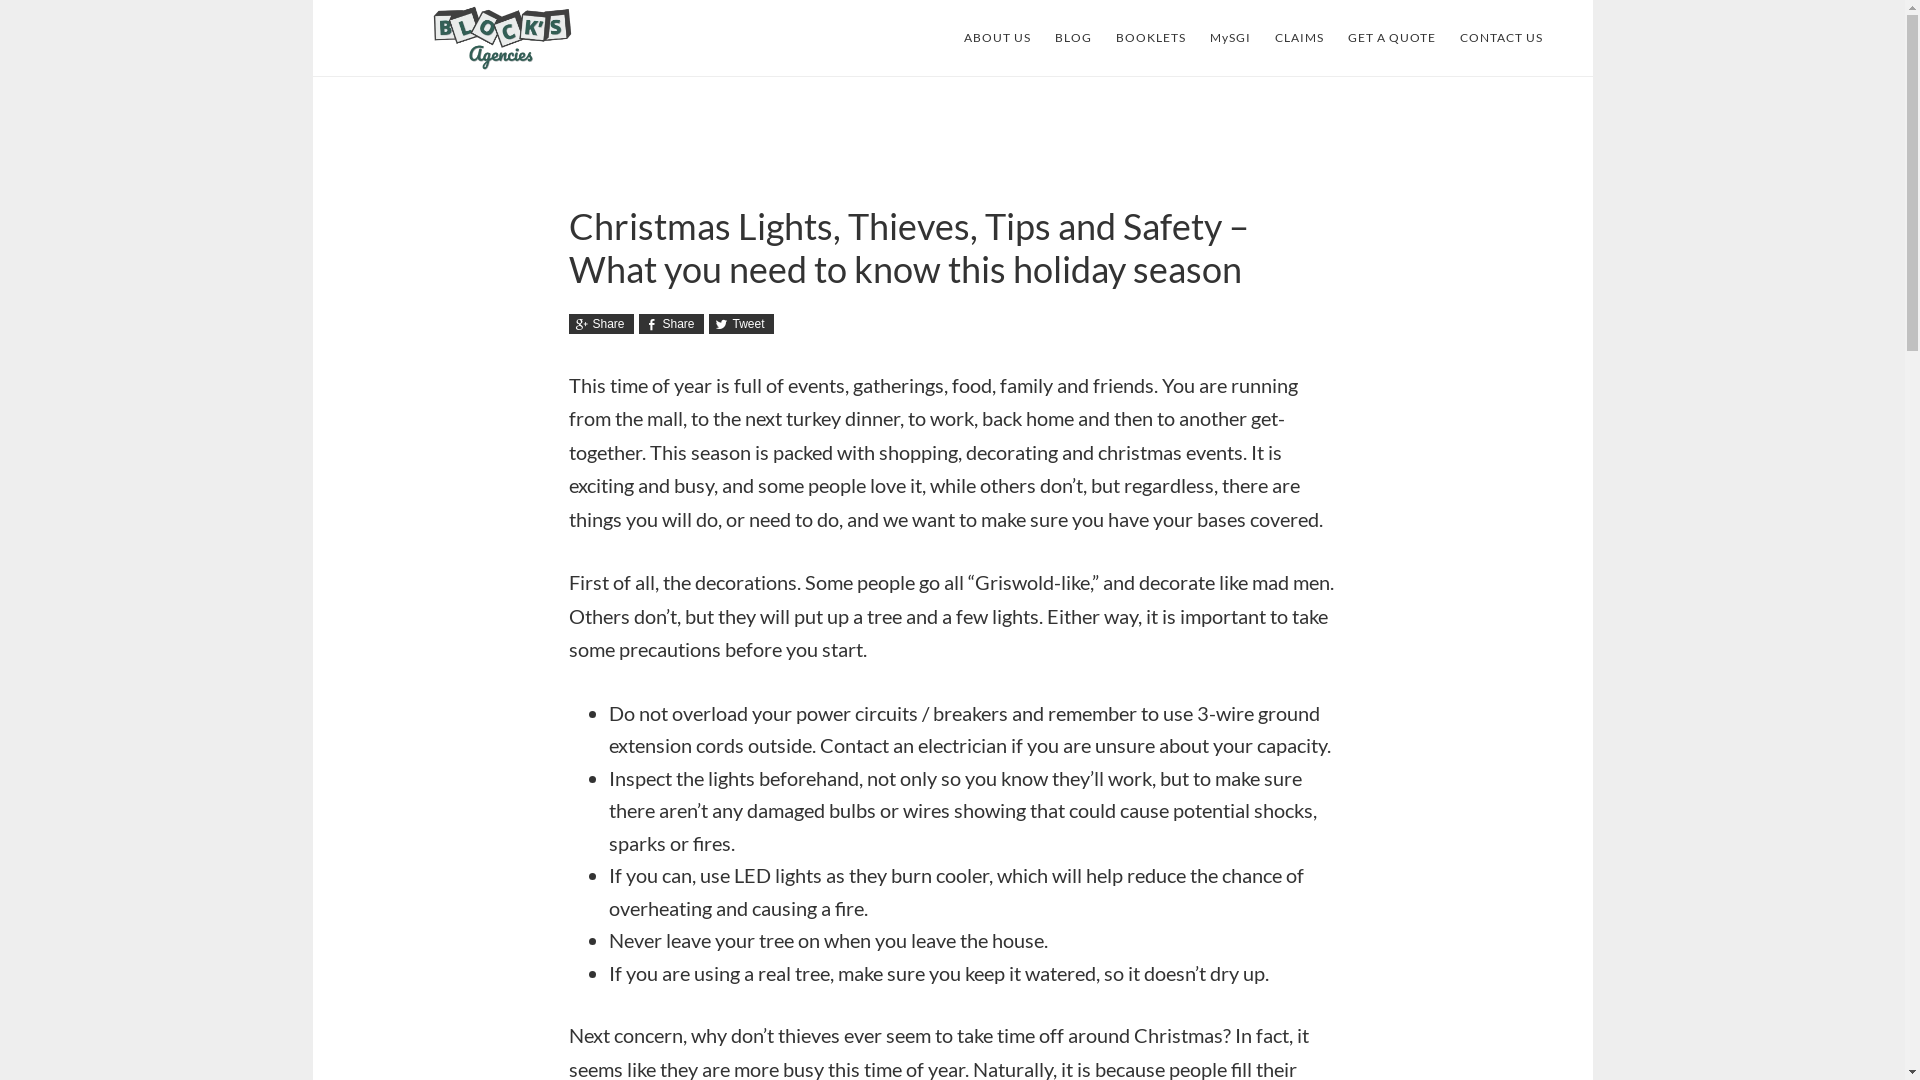  Describe the element at coordinates (997, 38) in the screenshot. I see `'ABOUT US'` at that location.